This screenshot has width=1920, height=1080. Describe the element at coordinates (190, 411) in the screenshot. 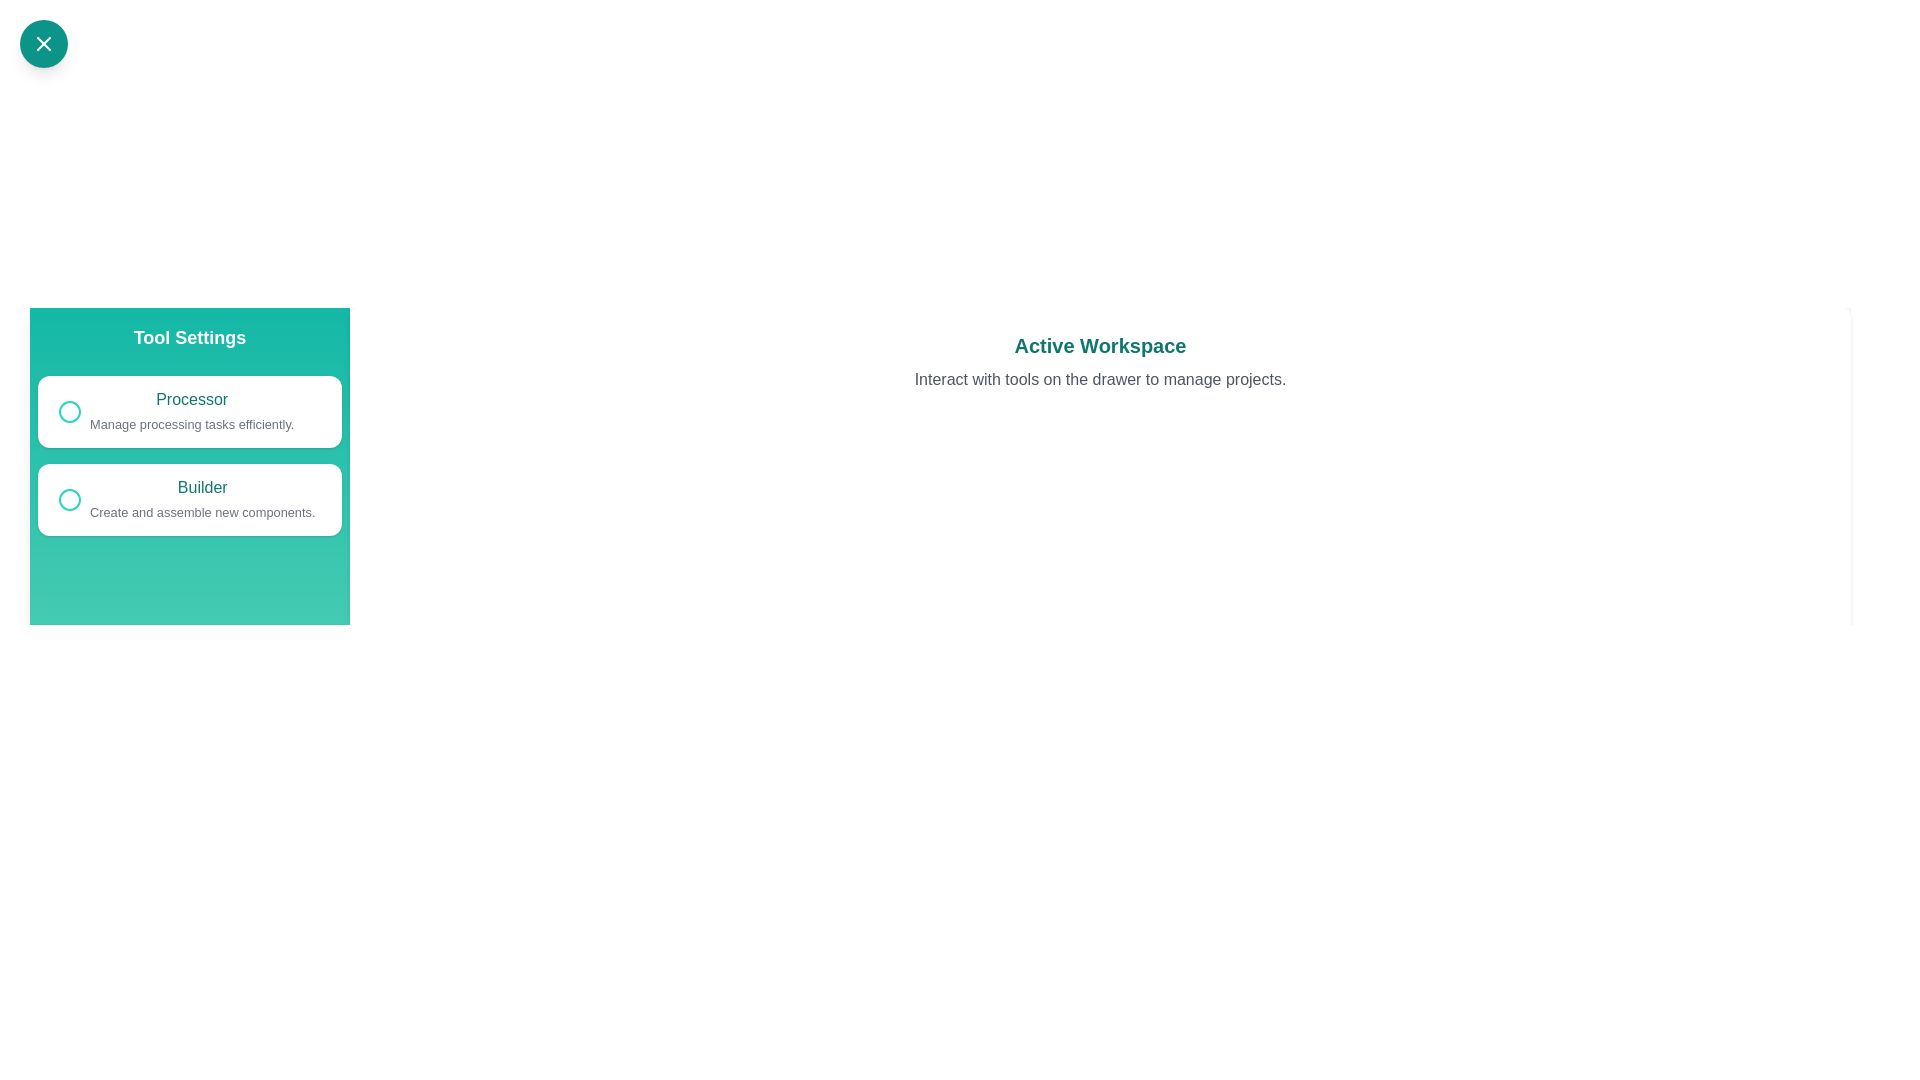

I see `the tool named Processor to see its hover effect` at that location.